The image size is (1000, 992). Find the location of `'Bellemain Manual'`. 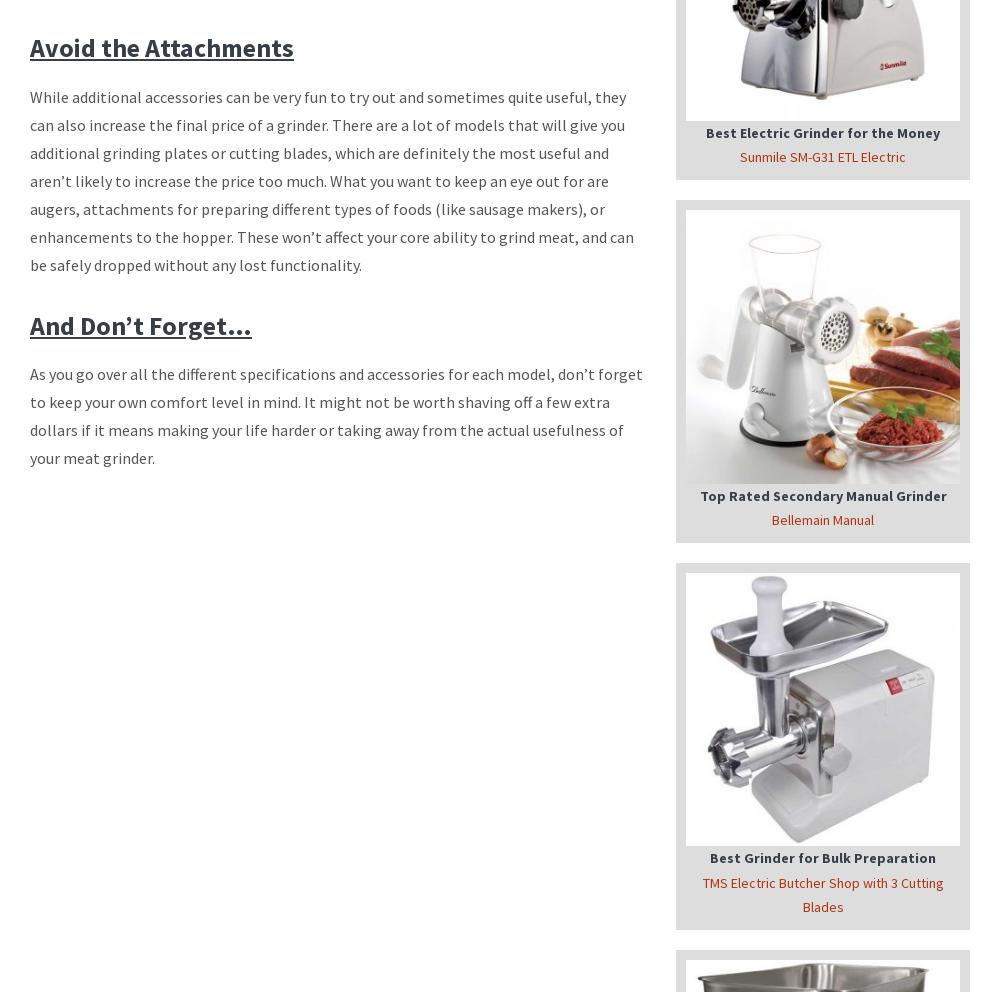

'Bellemain Manual' is located at coordinates (822, 519).